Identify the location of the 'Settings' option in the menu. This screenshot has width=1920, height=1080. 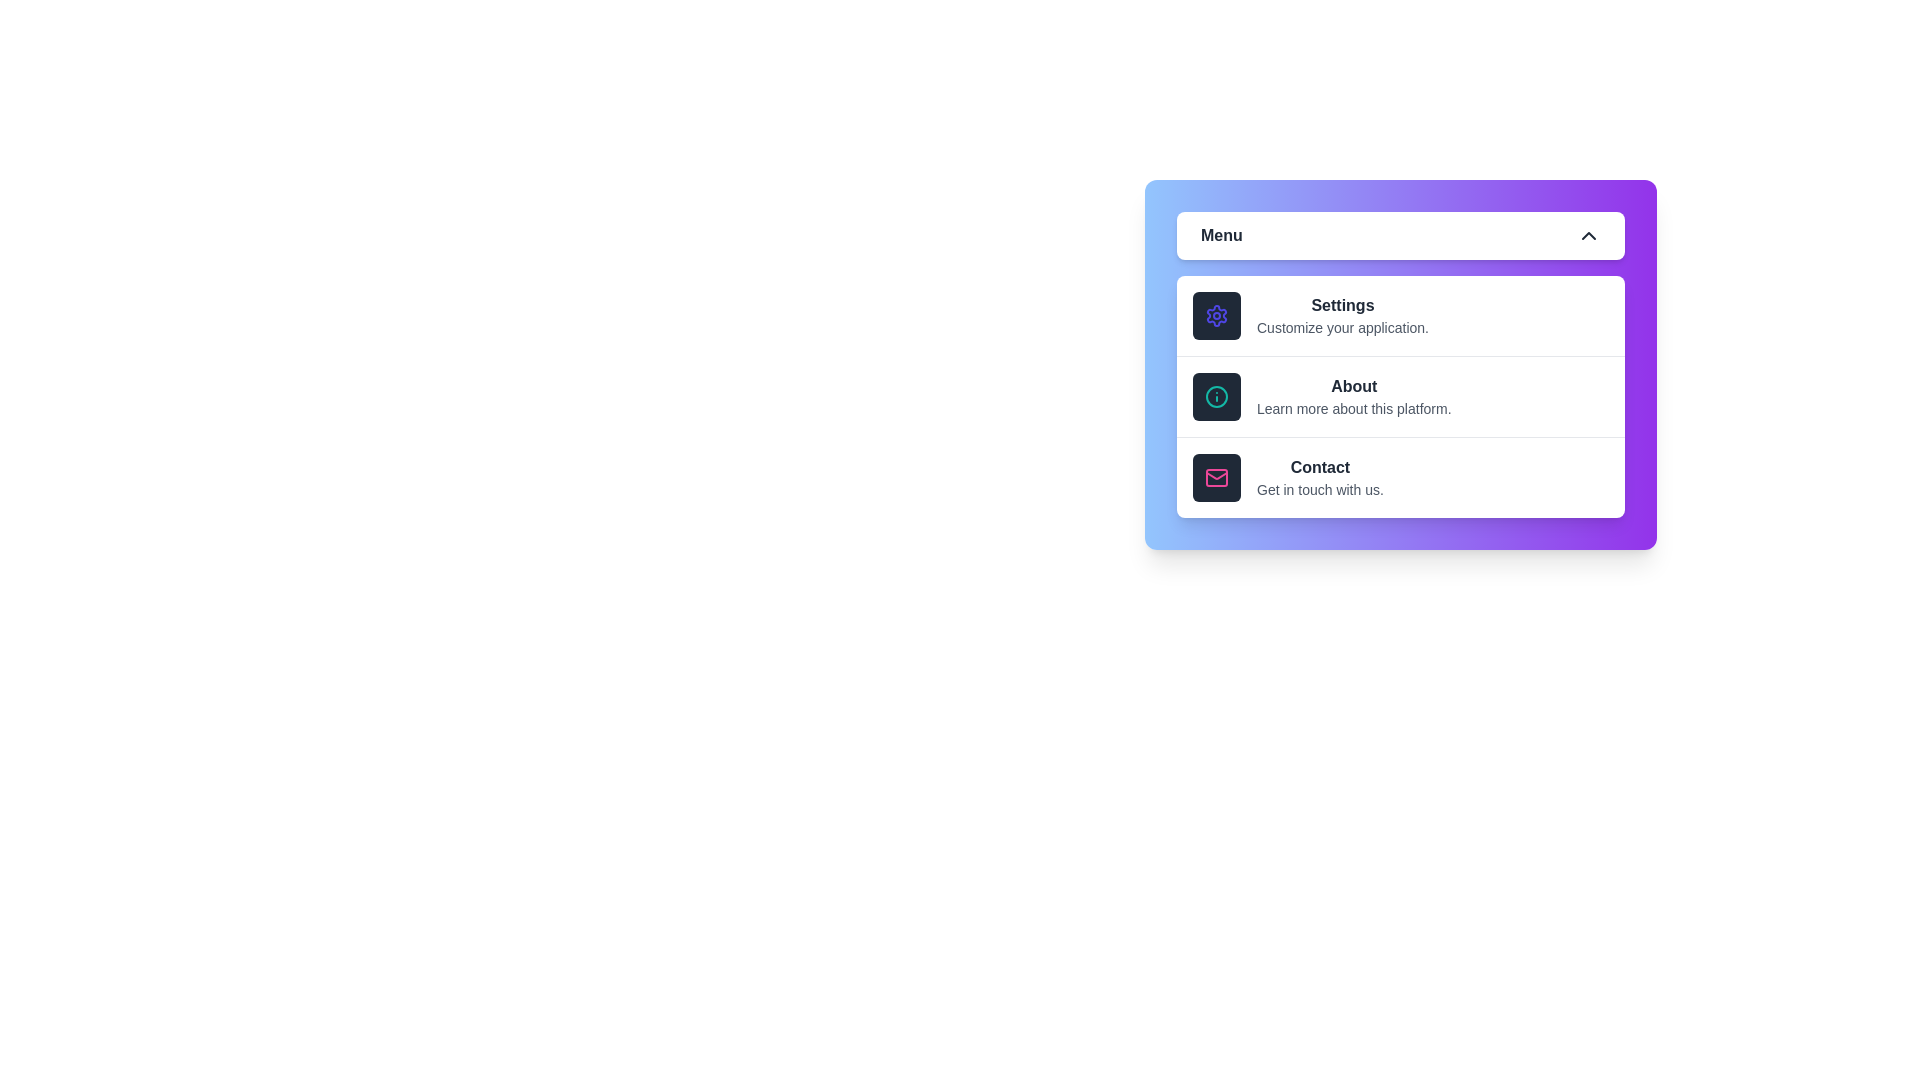
(1343, 305).